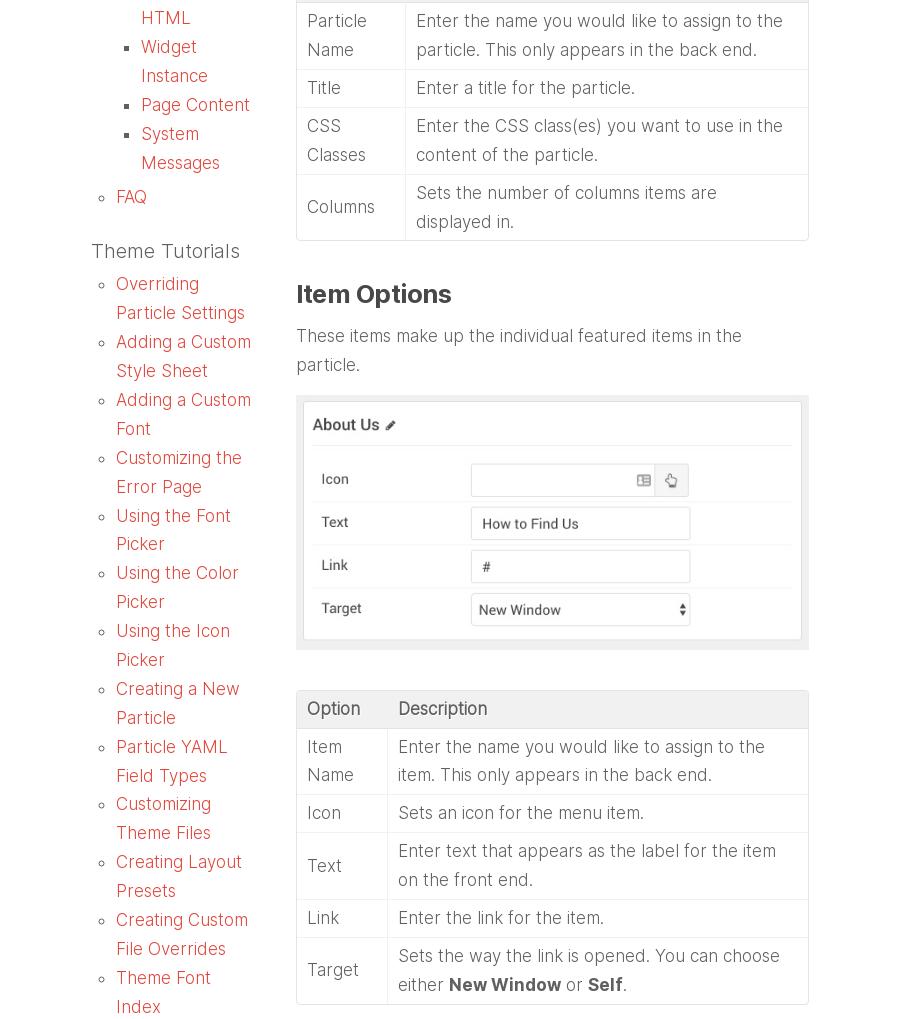 The width and height of the screenshot is (900, 1019). I want to click on 'or', so click(573, 984).